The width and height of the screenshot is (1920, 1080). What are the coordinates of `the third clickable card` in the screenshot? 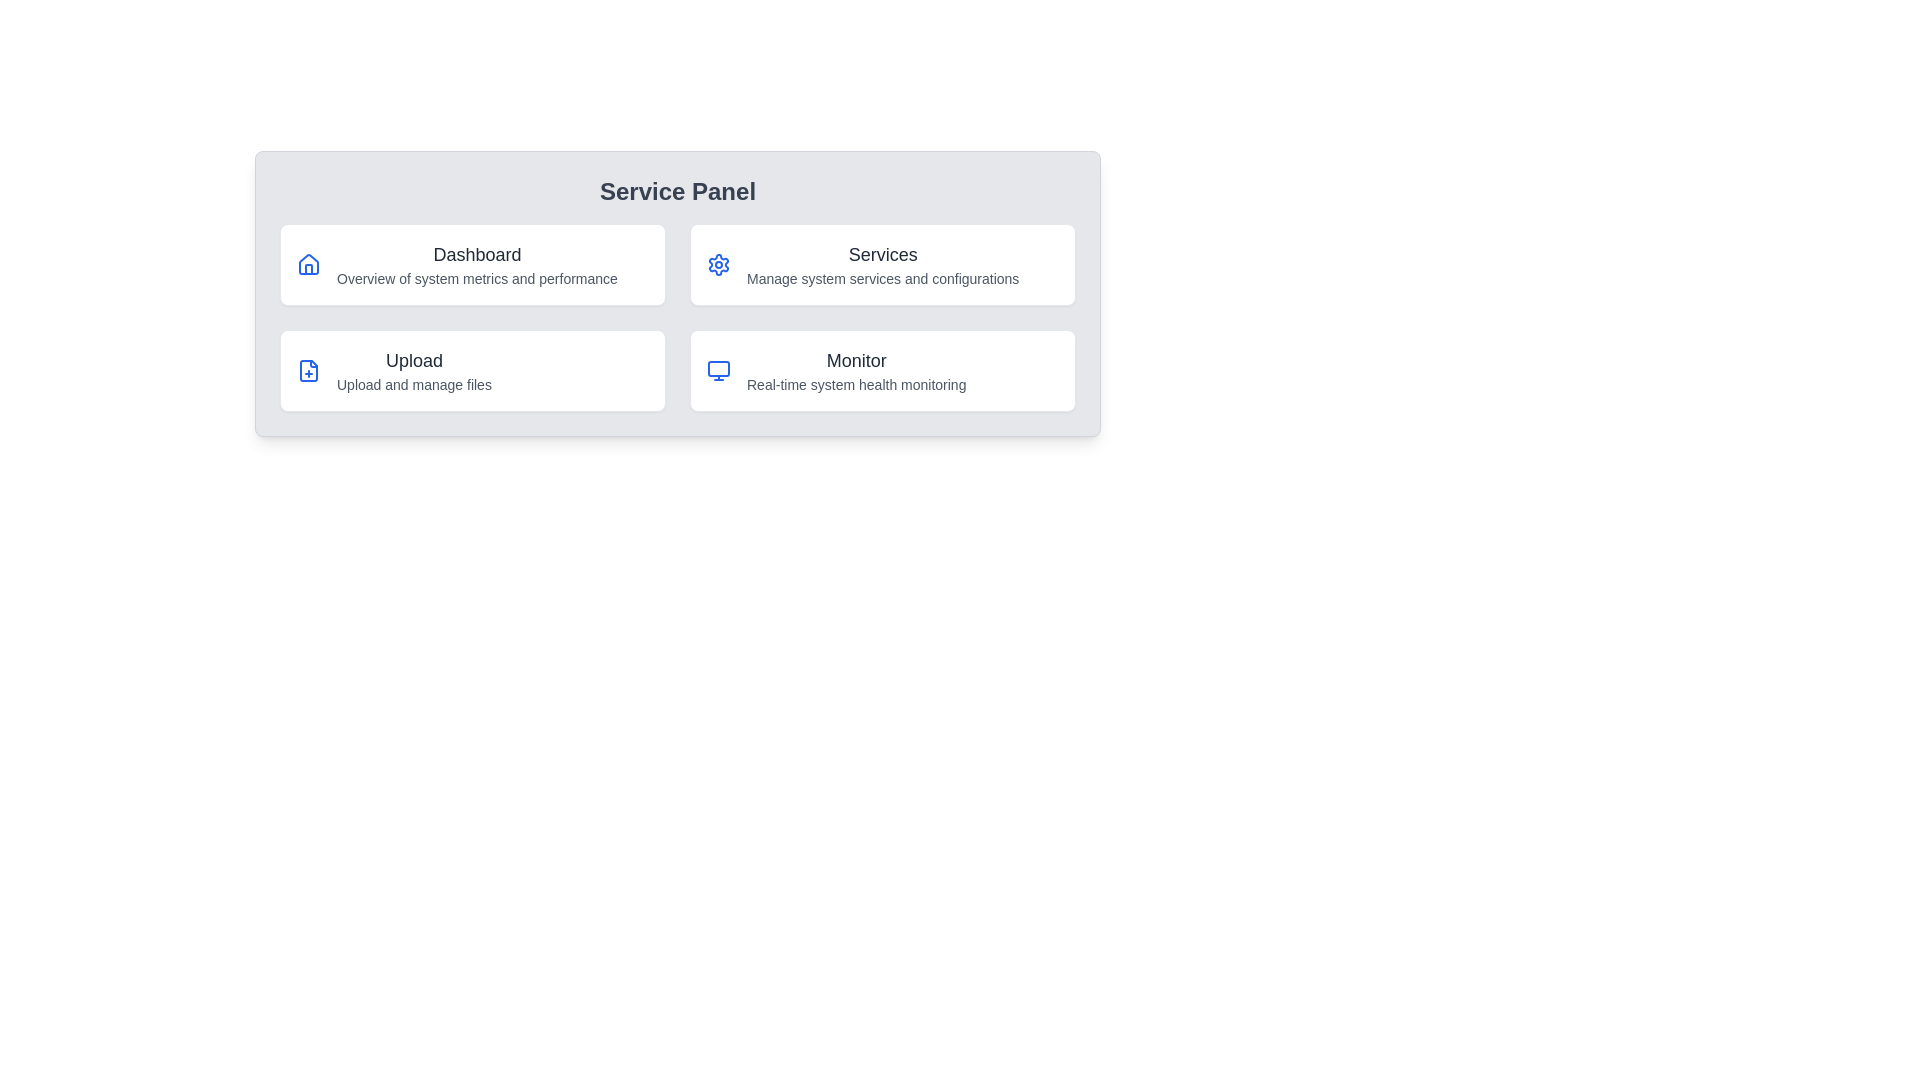 It's located at (472, 370).